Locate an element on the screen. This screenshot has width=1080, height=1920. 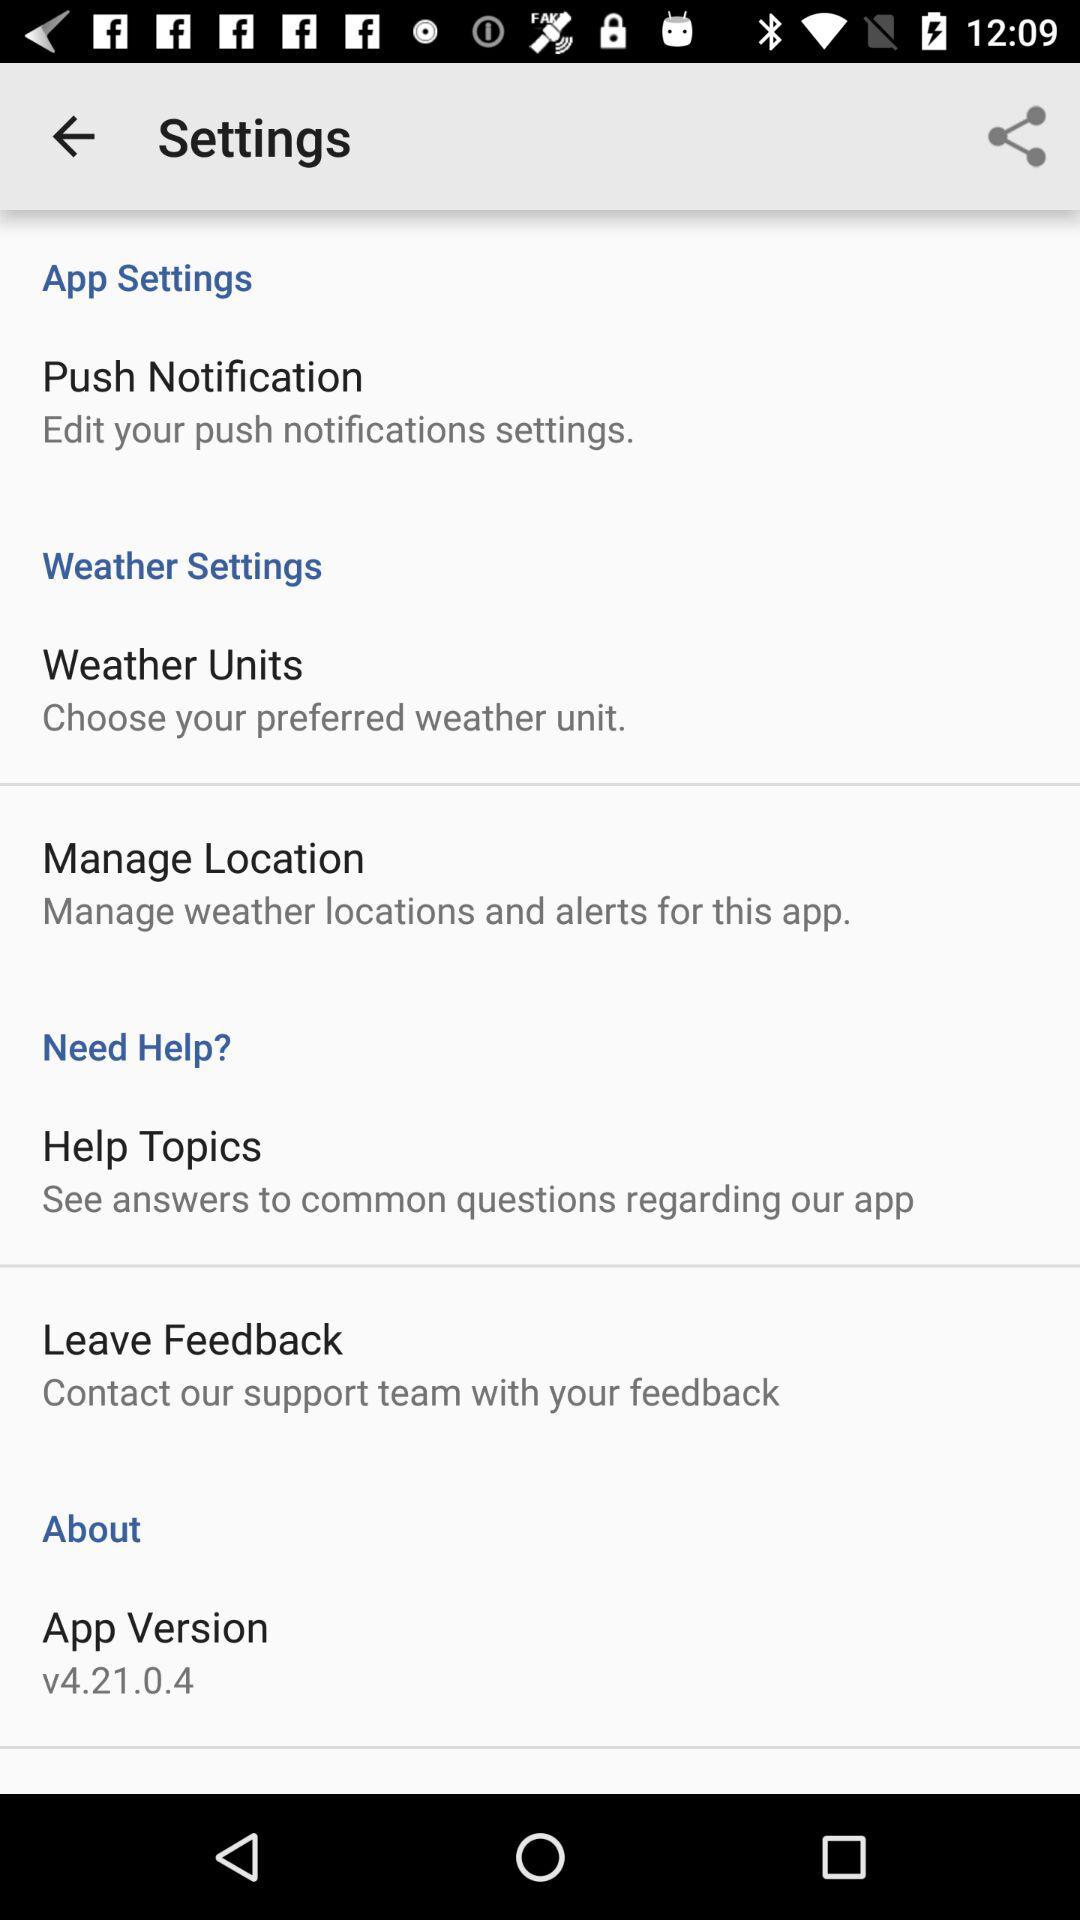
item above weather units icon is located at coordinates (540, 543).